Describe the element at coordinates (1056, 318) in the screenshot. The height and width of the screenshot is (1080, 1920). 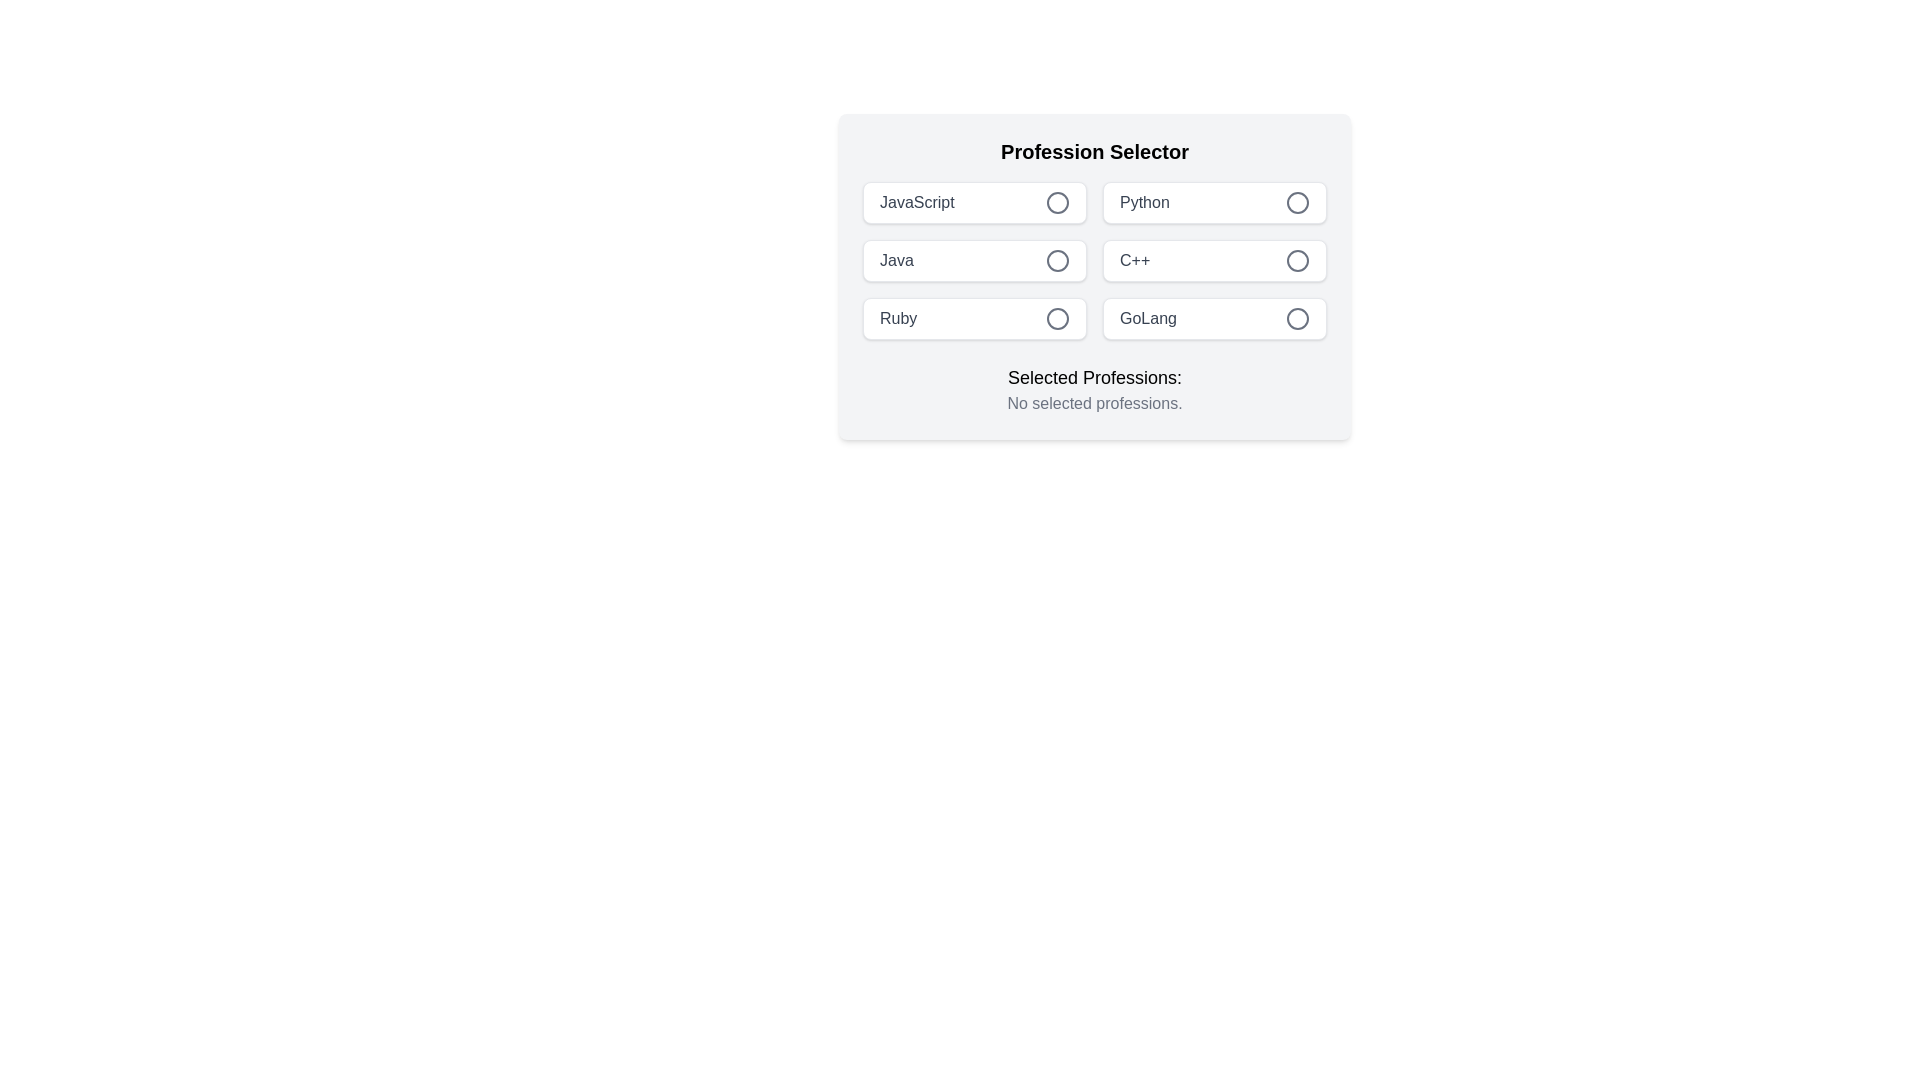
I see `the circular radio button indicator for the 'Ruby' profession option` at that location.